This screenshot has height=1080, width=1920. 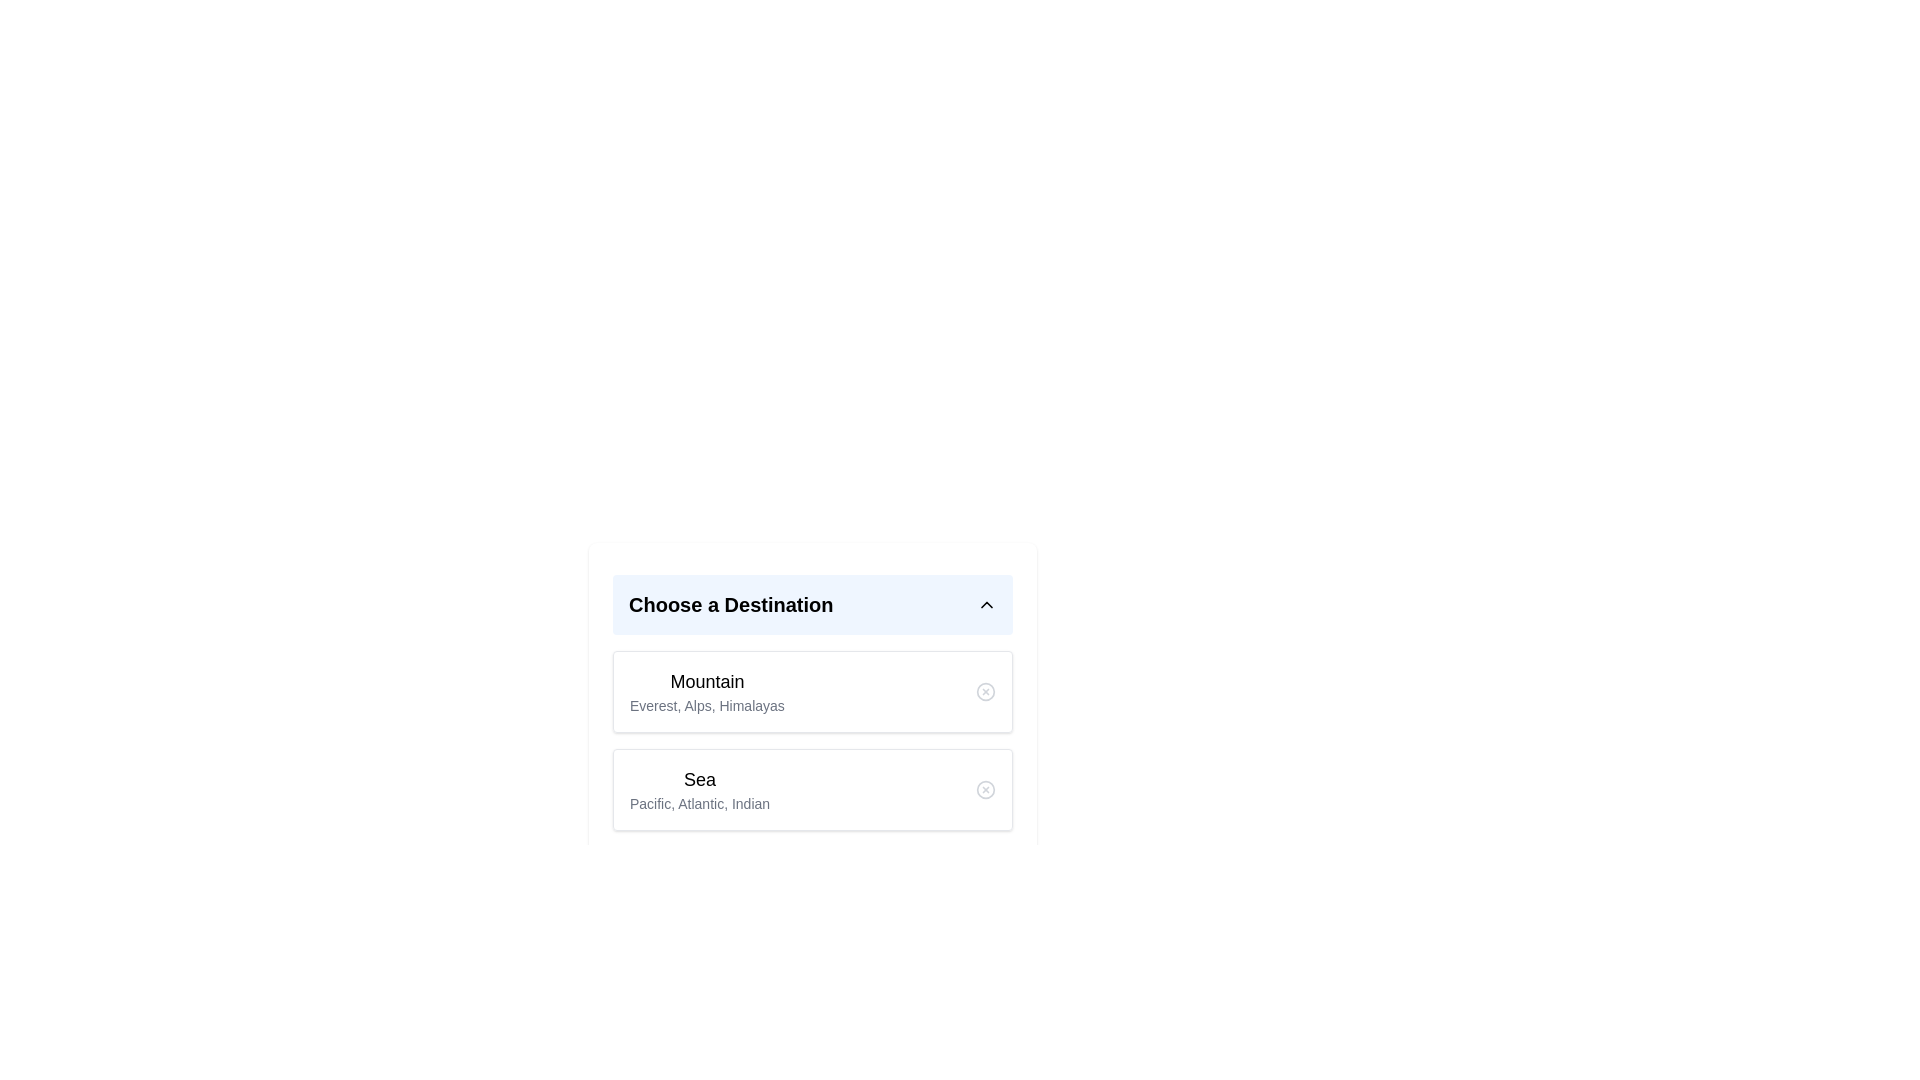 What do you see at coordinates (985, 690) in the screenshot?
I see `the close icon button located in the top-right corner of the list item containing 'MountainEverest, Alps, Himalayas'` at bounding box center [985, 690].